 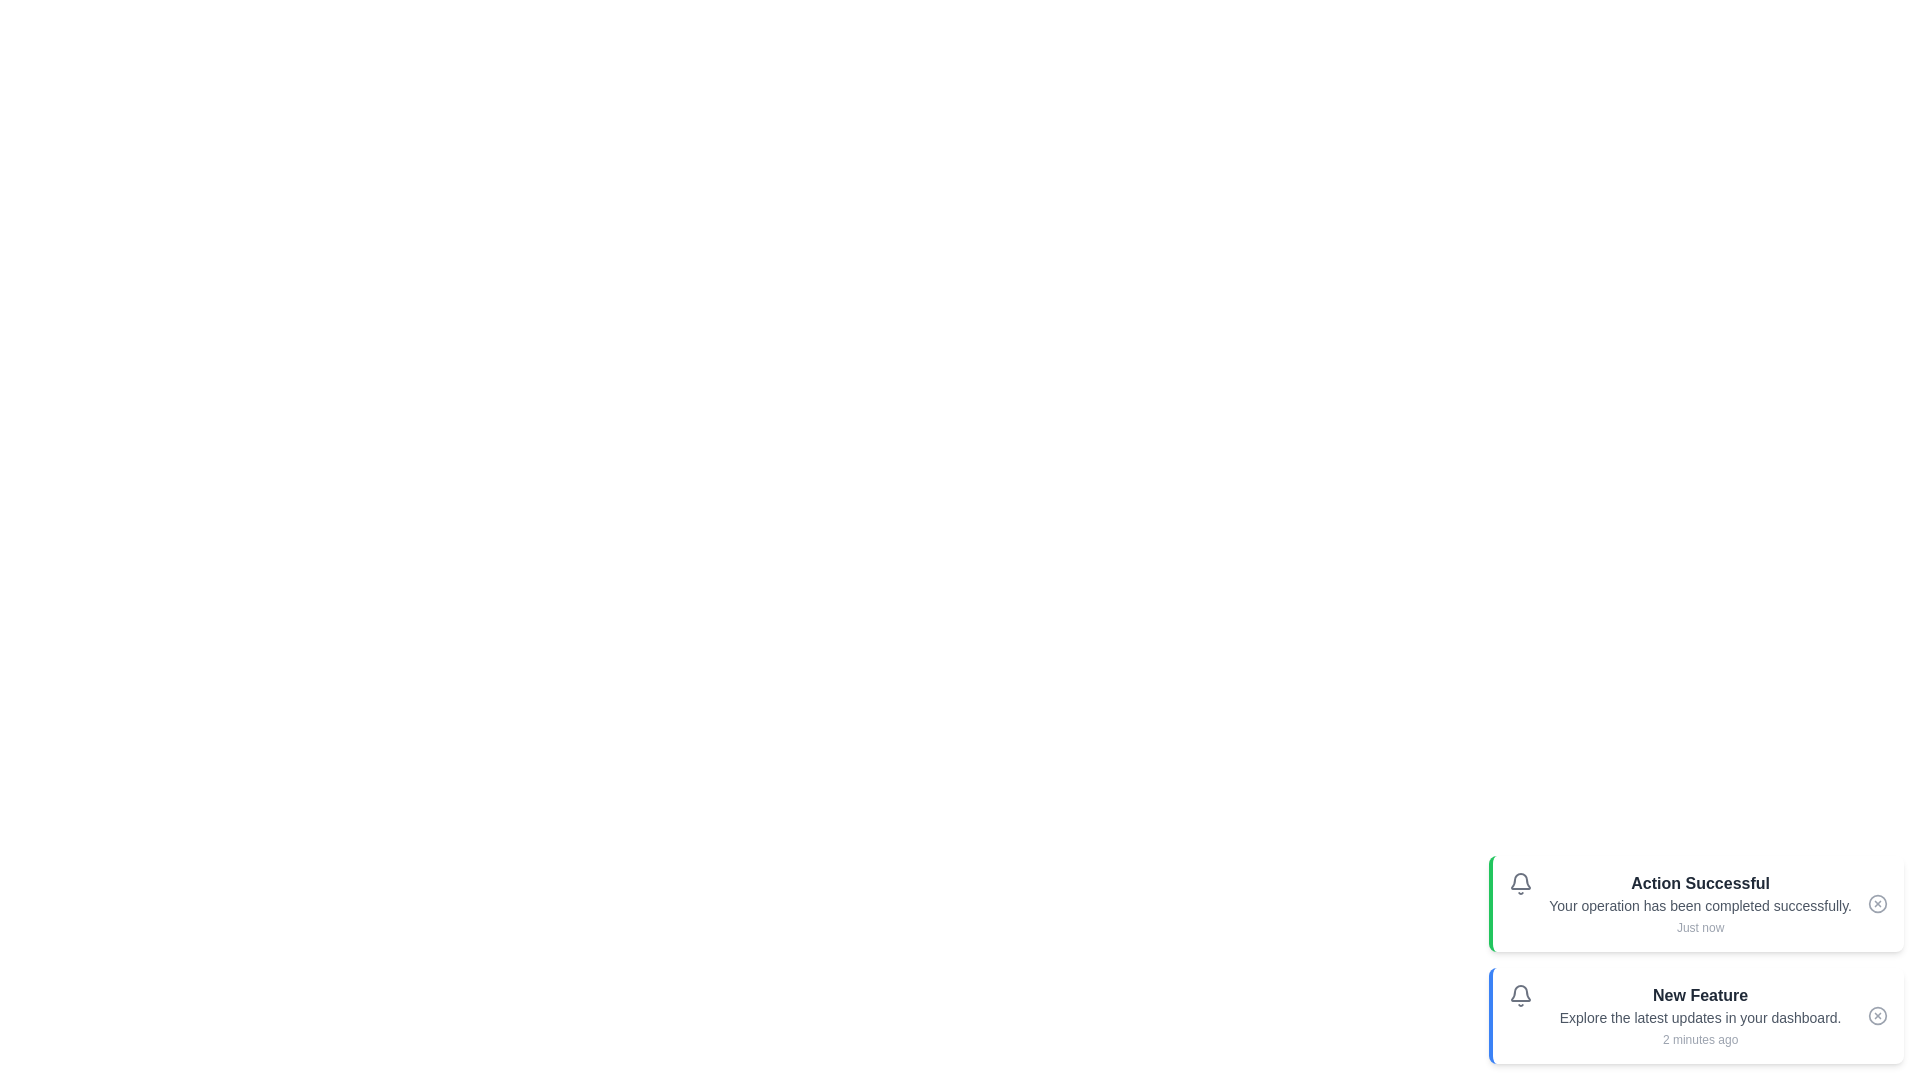 What do you see at coordinates (1699, 903) in the screenshot?
I see `the text block within the top notification card that indicates a successful action, located next to the bell icon on the left and the 'X' close button on the right` at bounding box center [1699, 903].